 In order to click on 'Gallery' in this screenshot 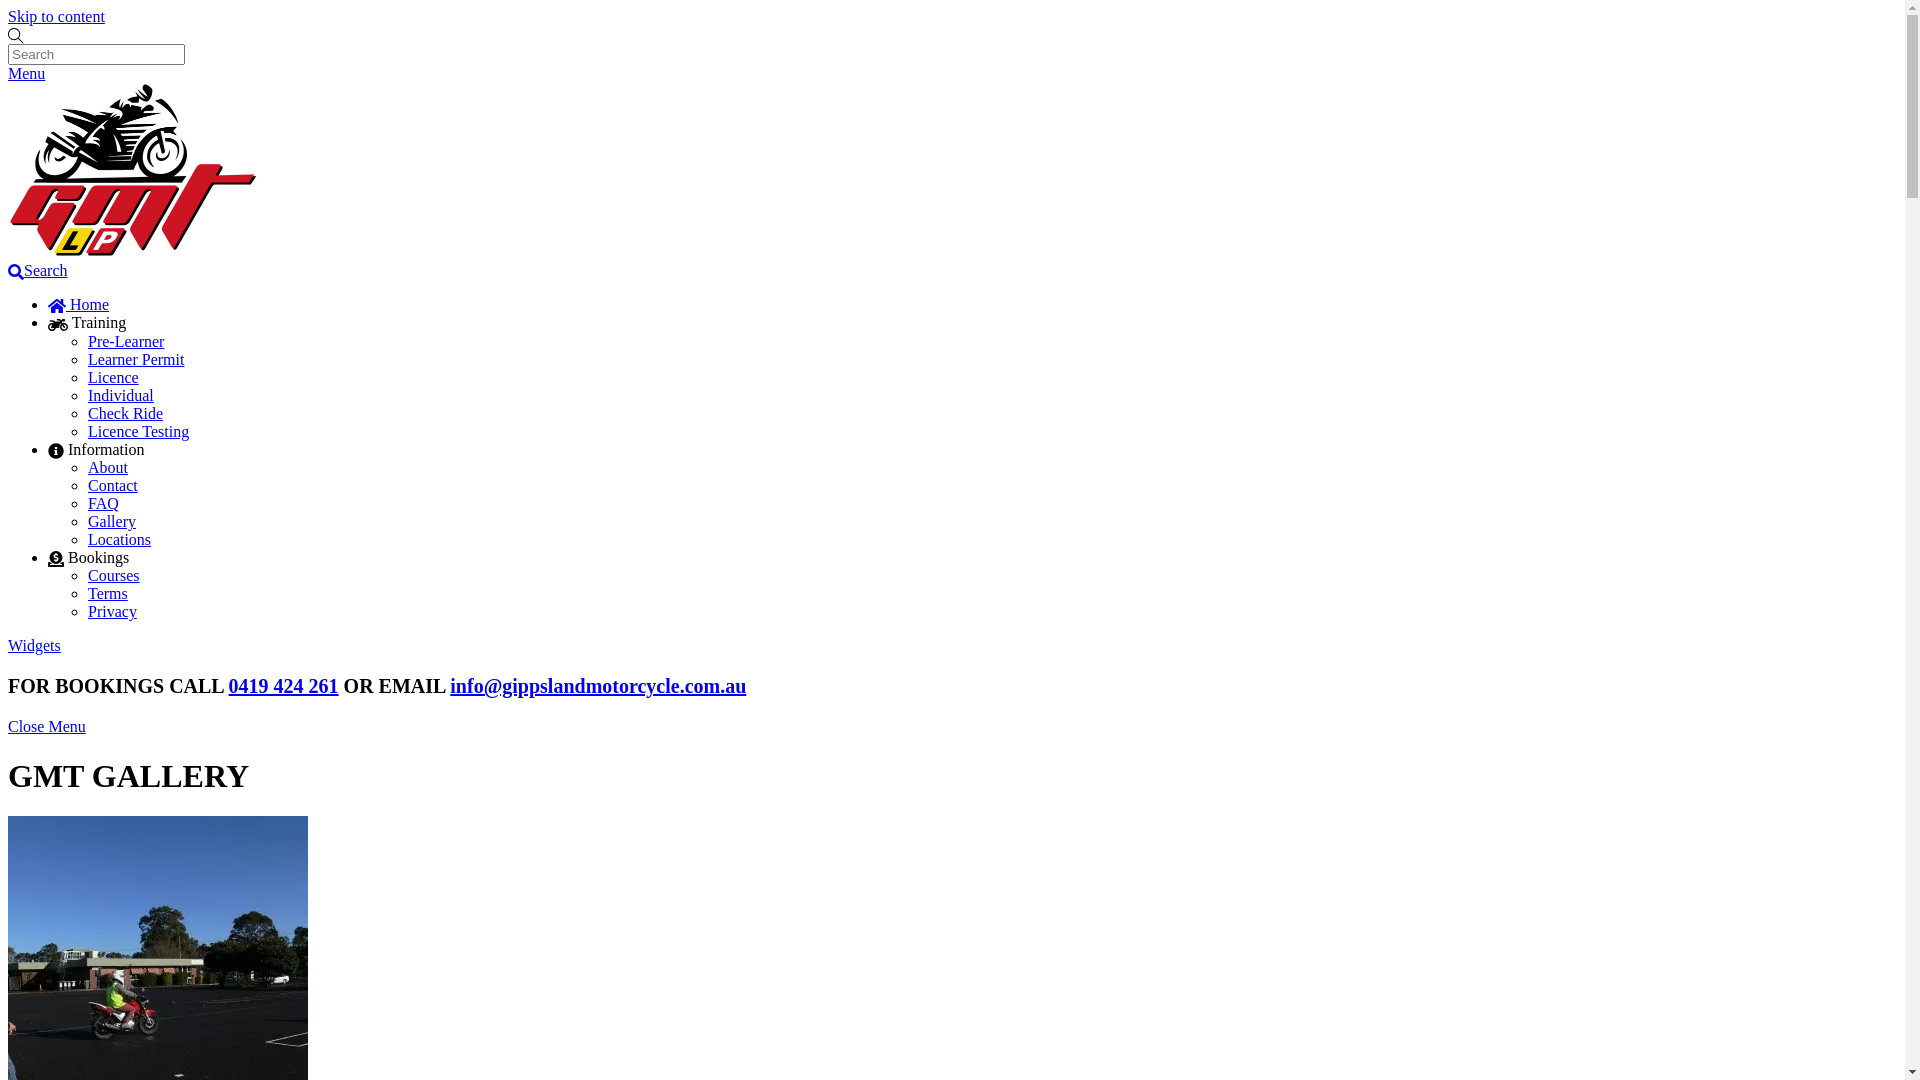, I will do `click(110, 520)`.